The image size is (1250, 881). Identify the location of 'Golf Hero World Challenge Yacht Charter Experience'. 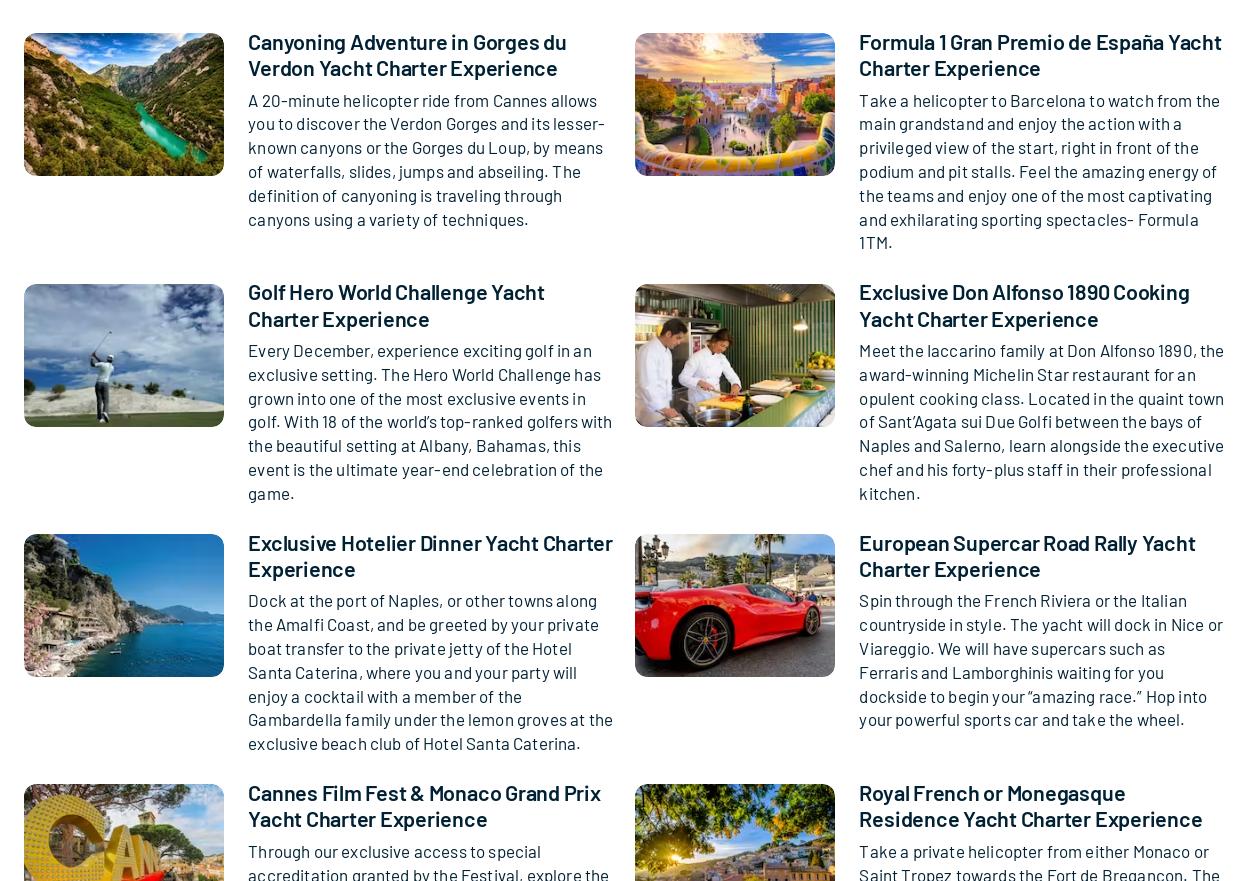
(396, 303).